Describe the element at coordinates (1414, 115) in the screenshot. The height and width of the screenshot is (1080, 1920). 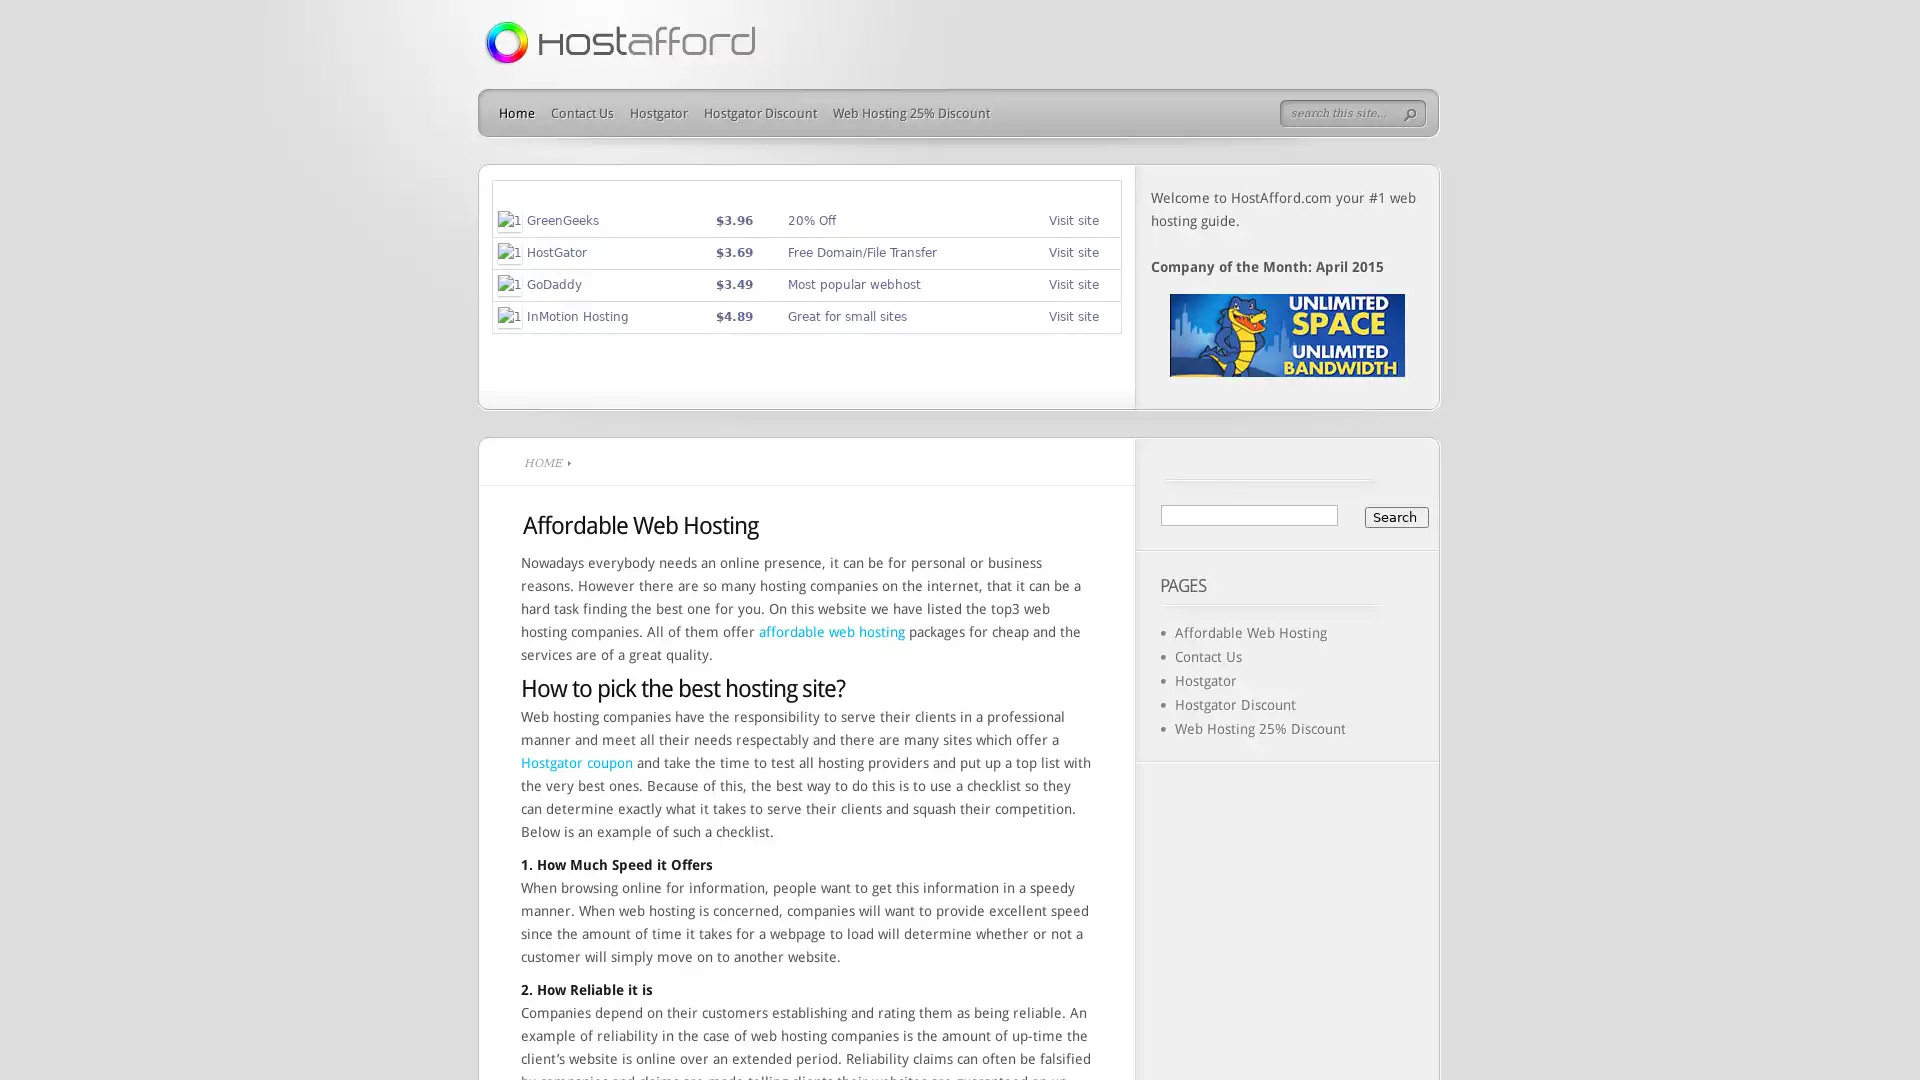
I see `Submit` at that location.